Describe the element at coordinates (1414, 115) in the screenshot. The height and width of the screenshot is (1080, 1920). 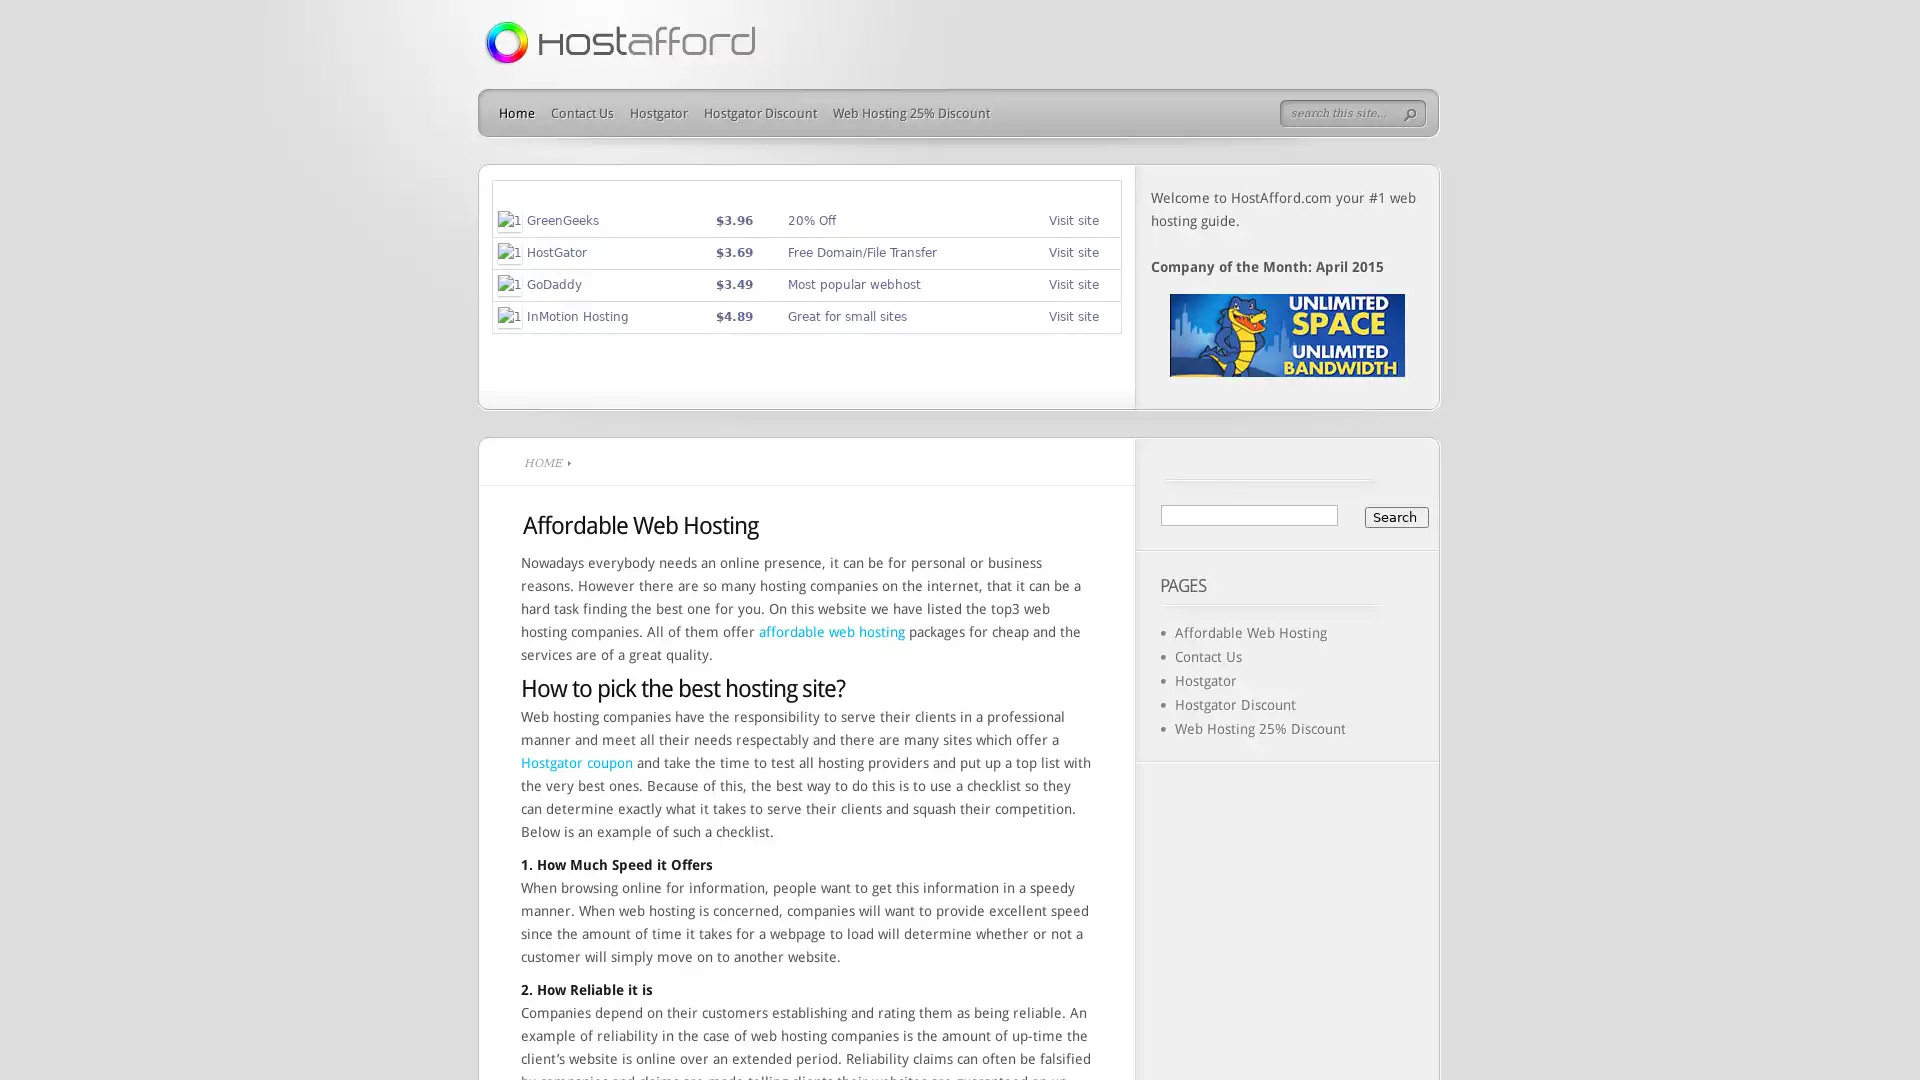
I see `Submit` at that location.